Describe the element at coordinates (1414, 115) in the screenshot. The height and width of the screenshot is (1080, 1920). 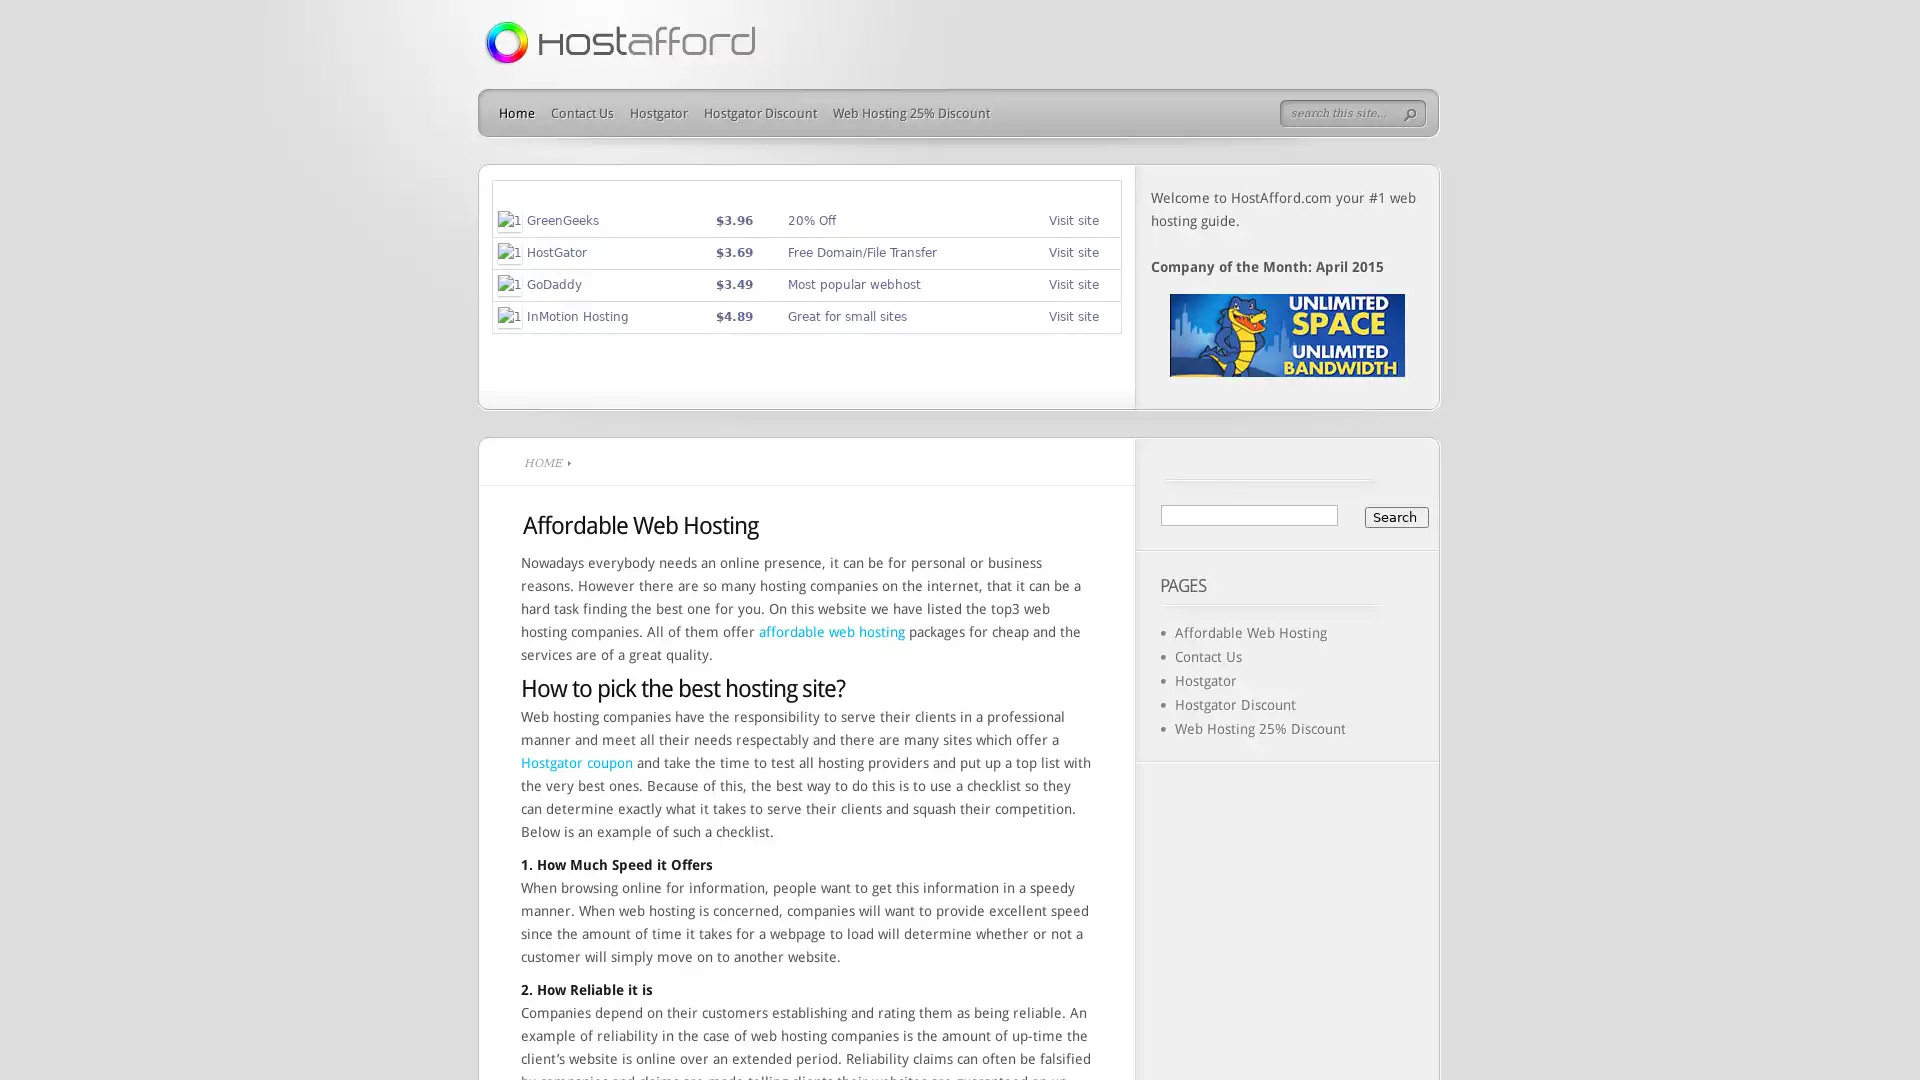
I see `Submit` at that location.